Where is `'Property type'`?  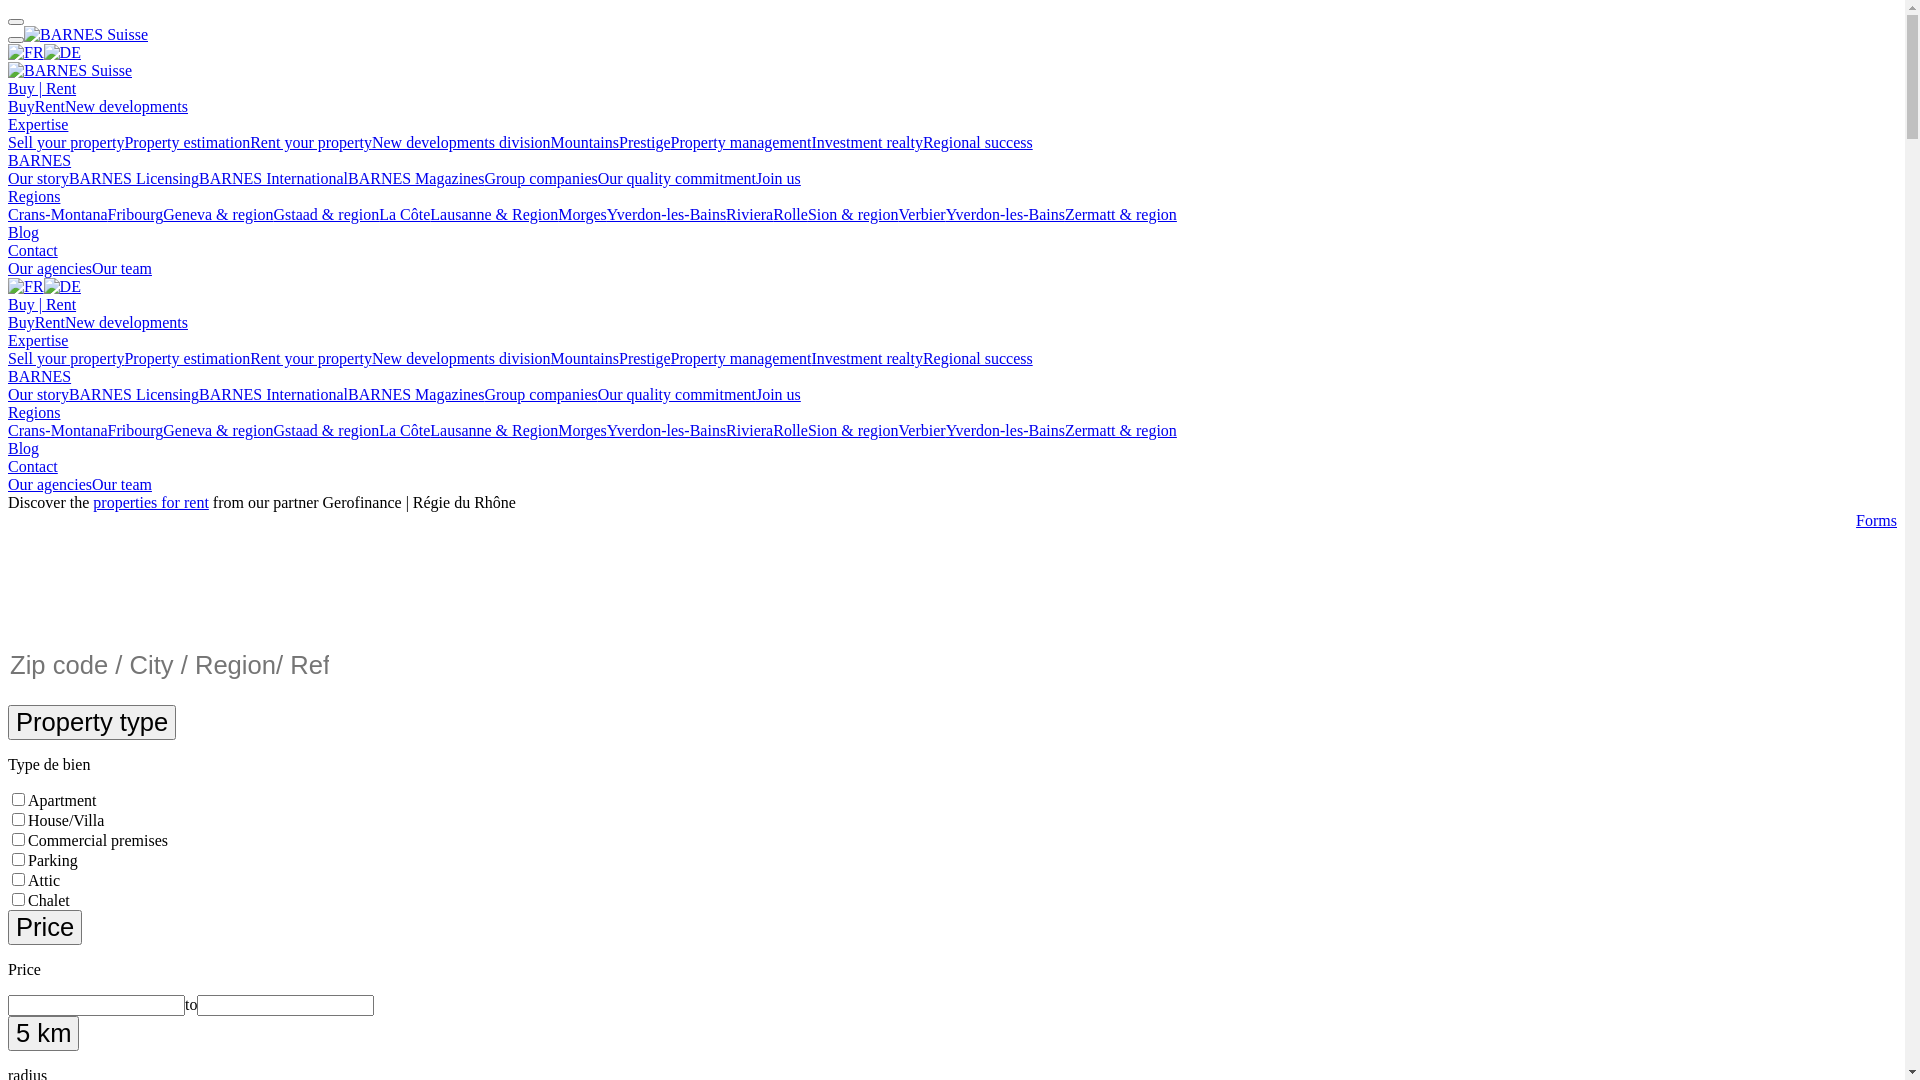 'Property type' is located at coordinates (90, 722).